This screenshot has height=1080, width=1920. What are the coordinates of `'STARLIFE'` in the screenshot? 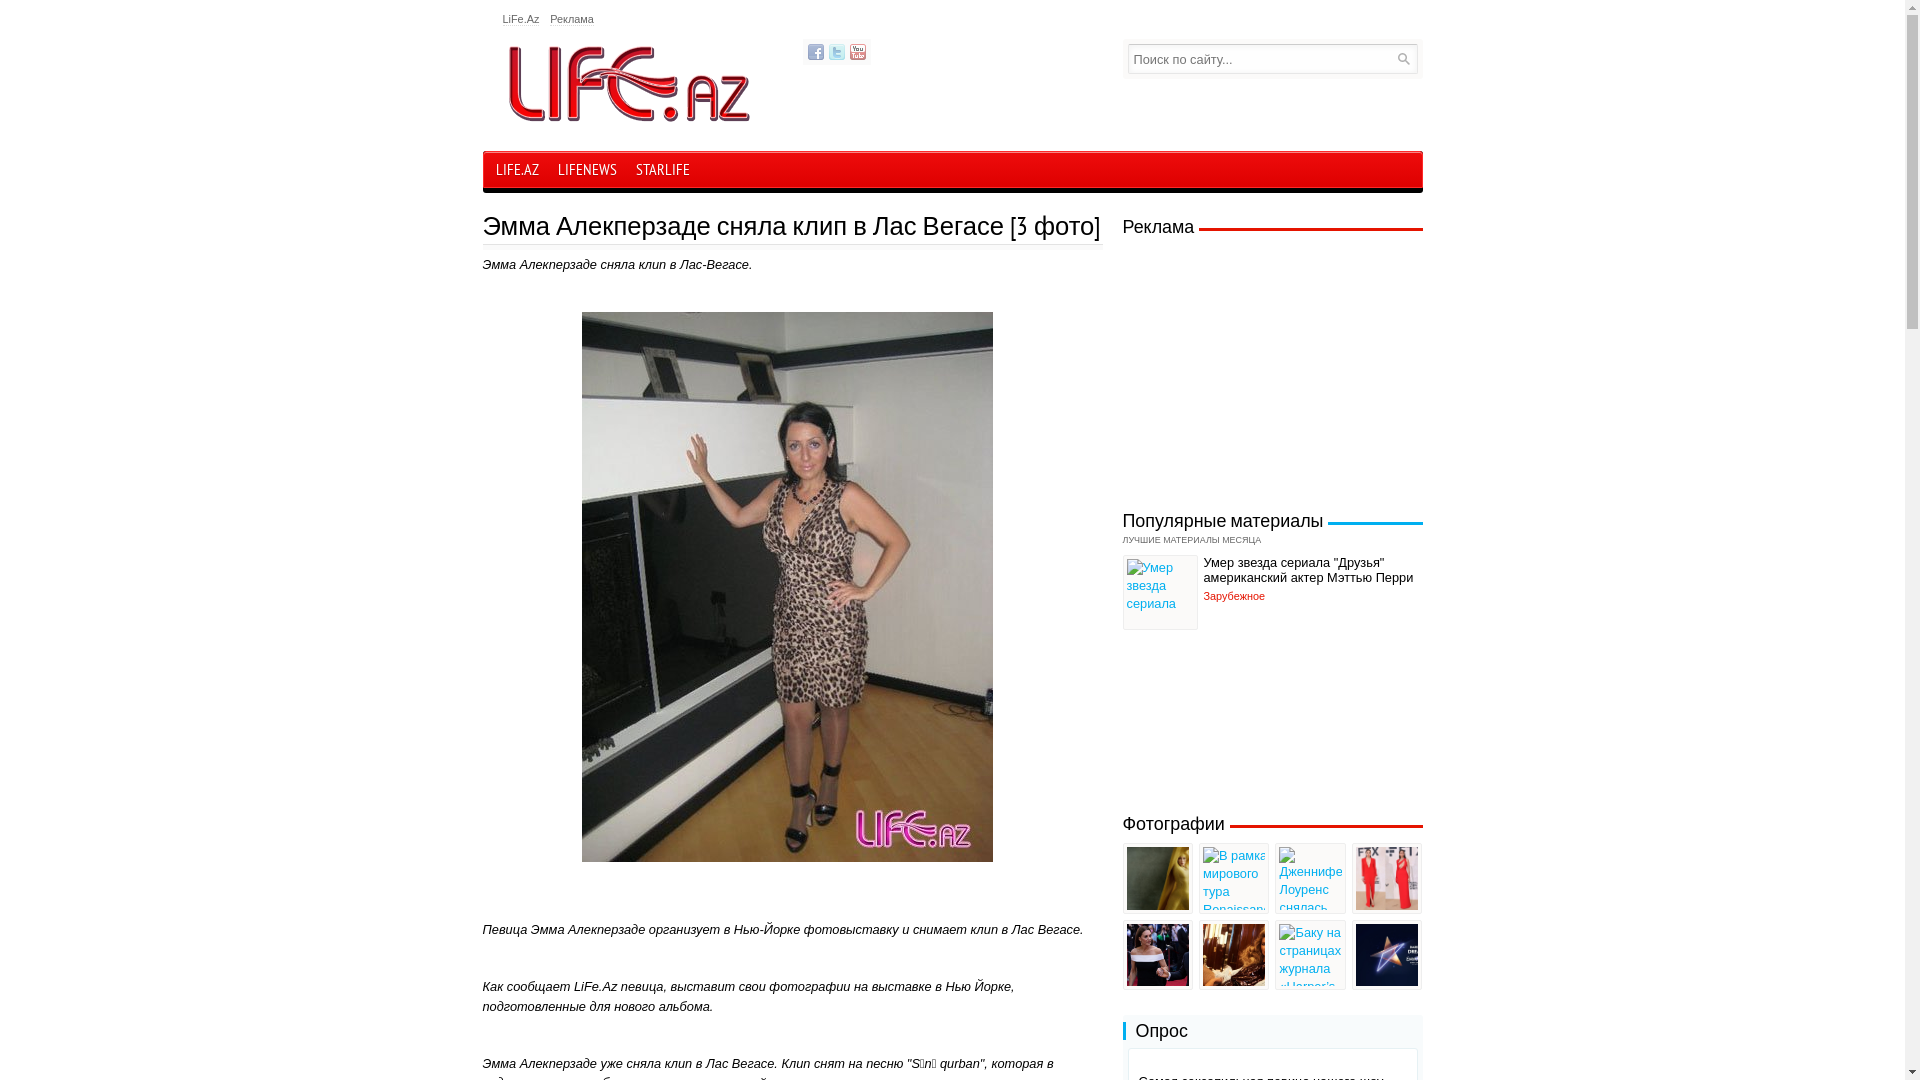 It's located at (662, 171).